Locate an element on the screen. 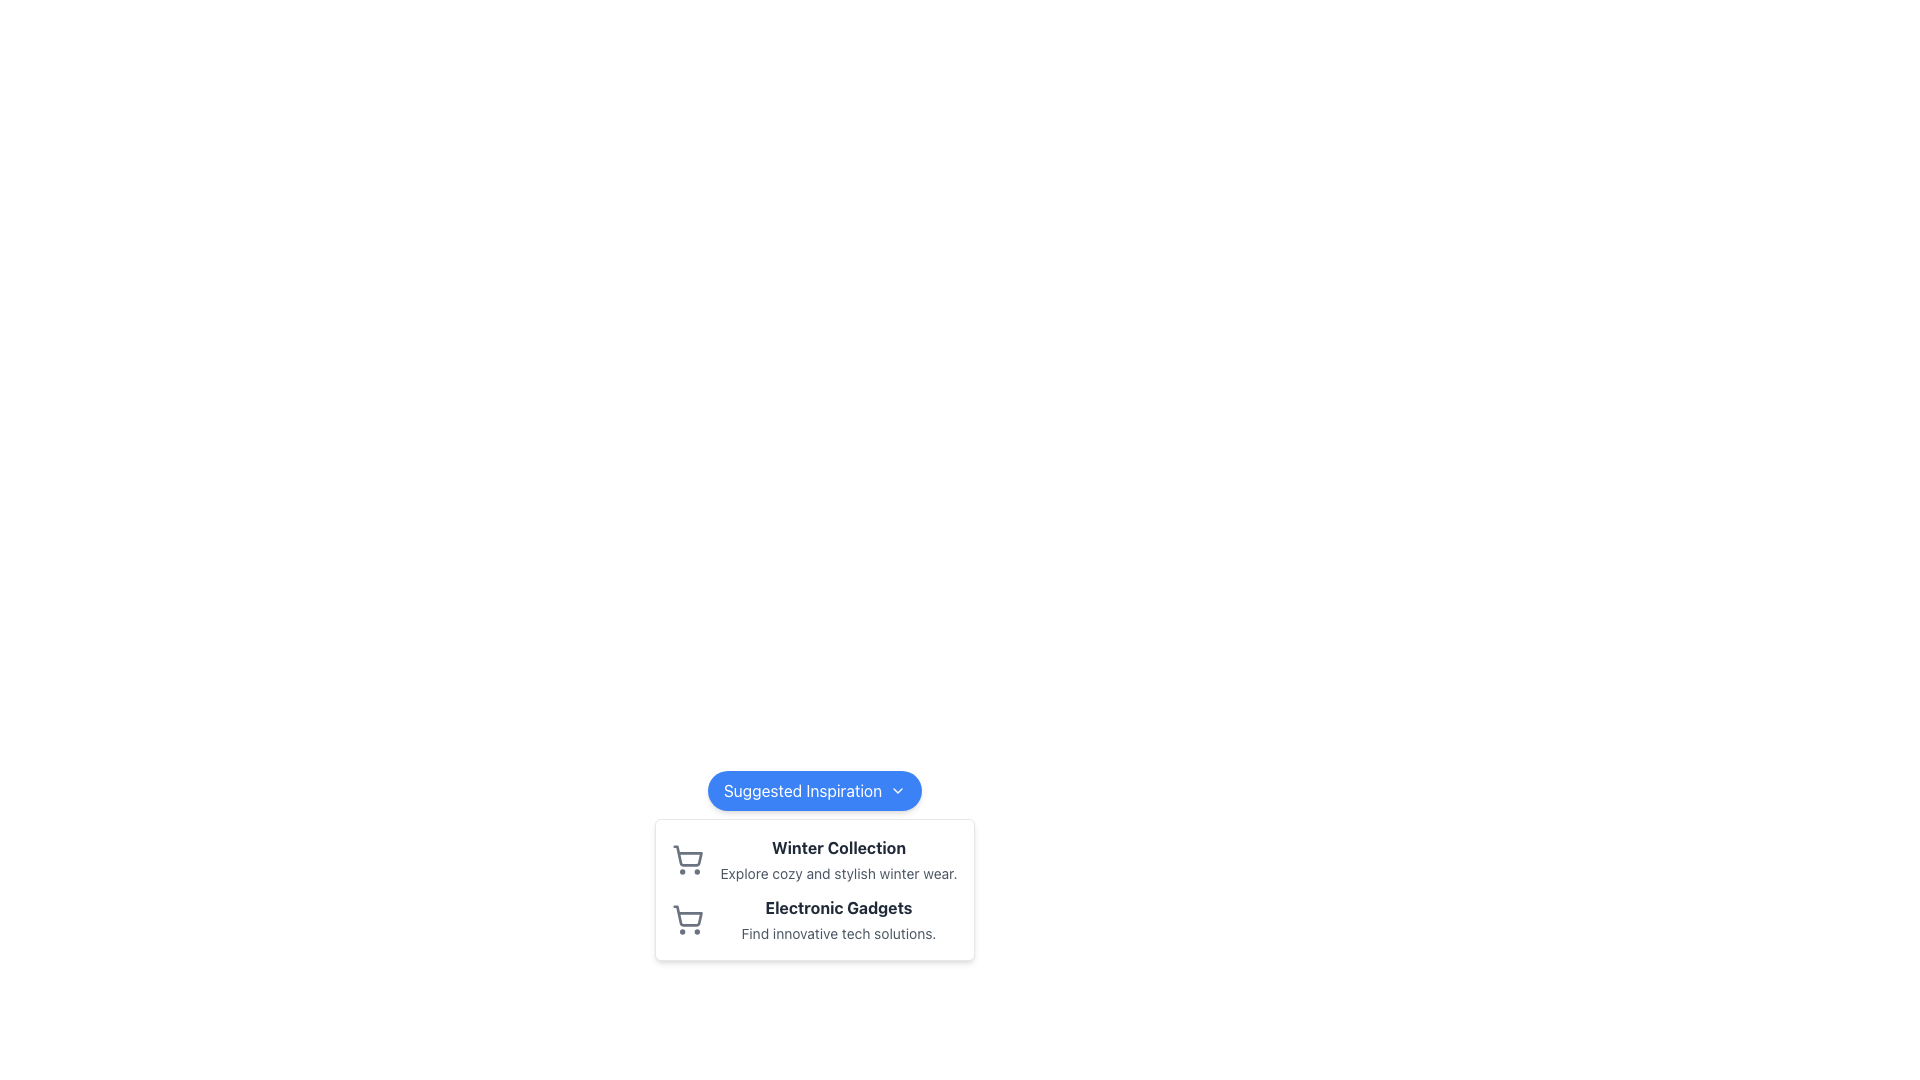 This screenshot has height=1080, width=1920. the Composite element featuring a shopping cart icon and the title 'Electronic Gadgets' located below the 'Winter Collection' section is located at coordinates (815, 920).